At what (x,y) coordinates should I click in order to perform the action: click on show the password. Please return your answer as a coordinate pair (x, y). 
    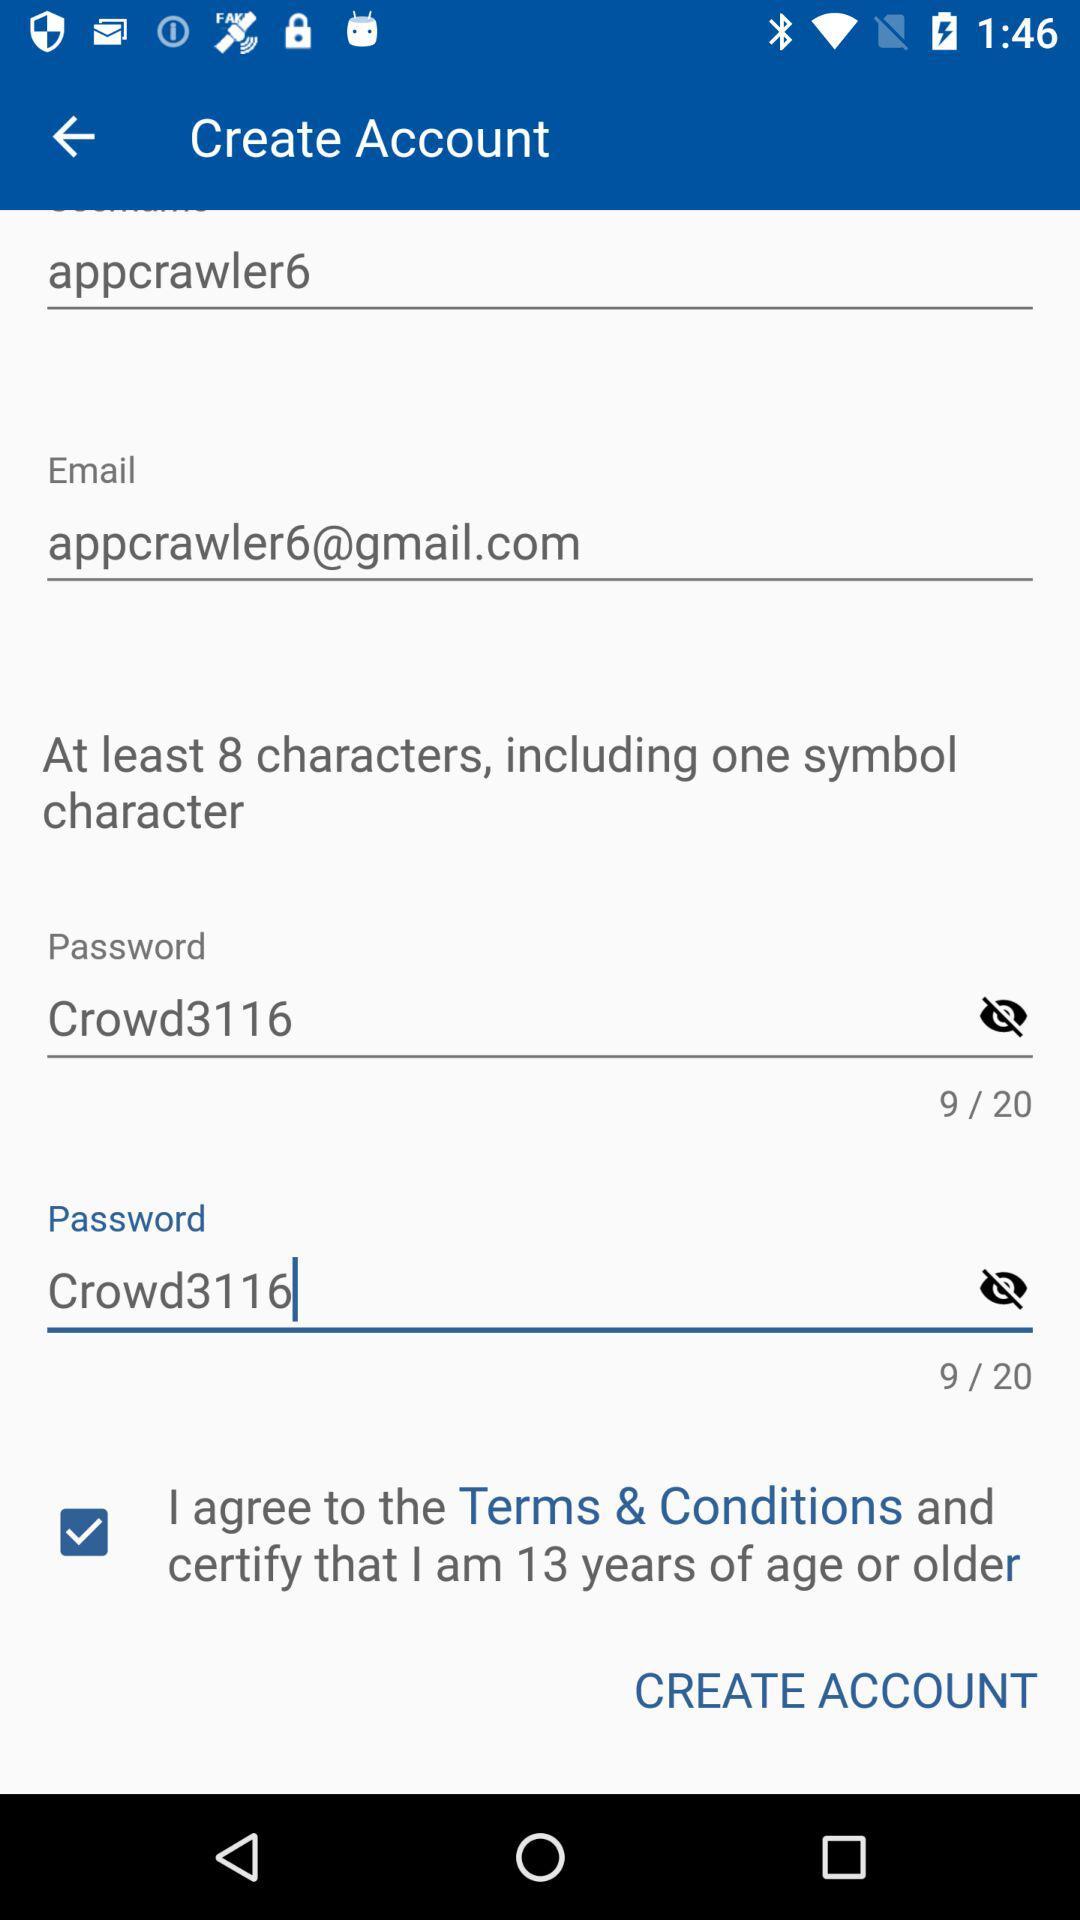
    Looking at the image, I should click on (1003, 1290).